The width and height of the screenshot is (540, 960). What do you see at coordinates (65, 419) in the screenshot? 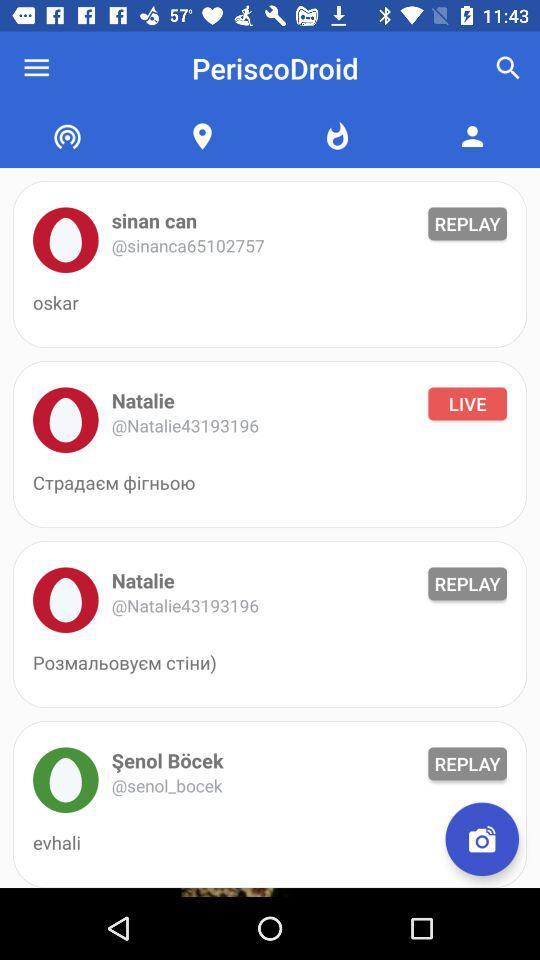
I see `profile picture` at bounding box center [65, 419].